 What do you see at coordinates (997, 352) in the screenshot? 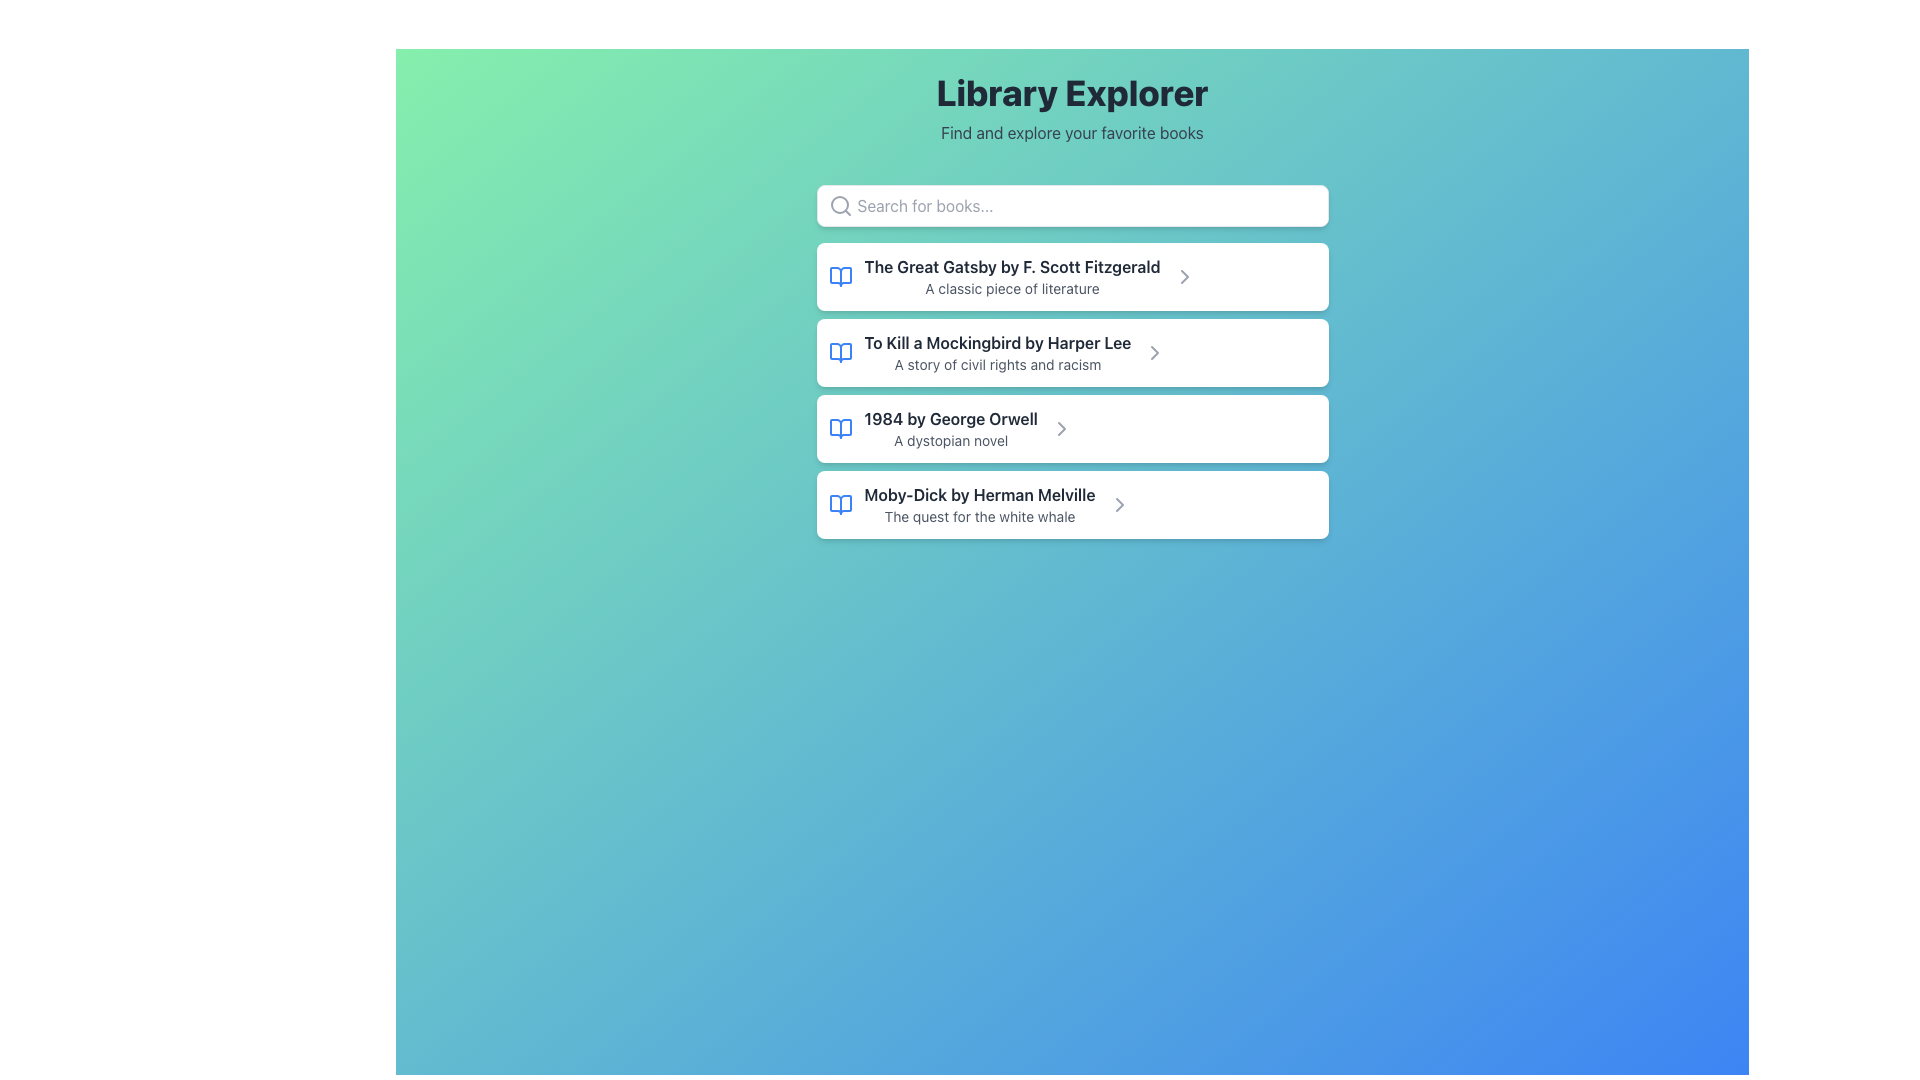
I see `text content of the second item in the book list, which displays the title and subtitle of a book, positioned between 'The Great Gatsby' and '1984'` at bounding box center [997, 352].